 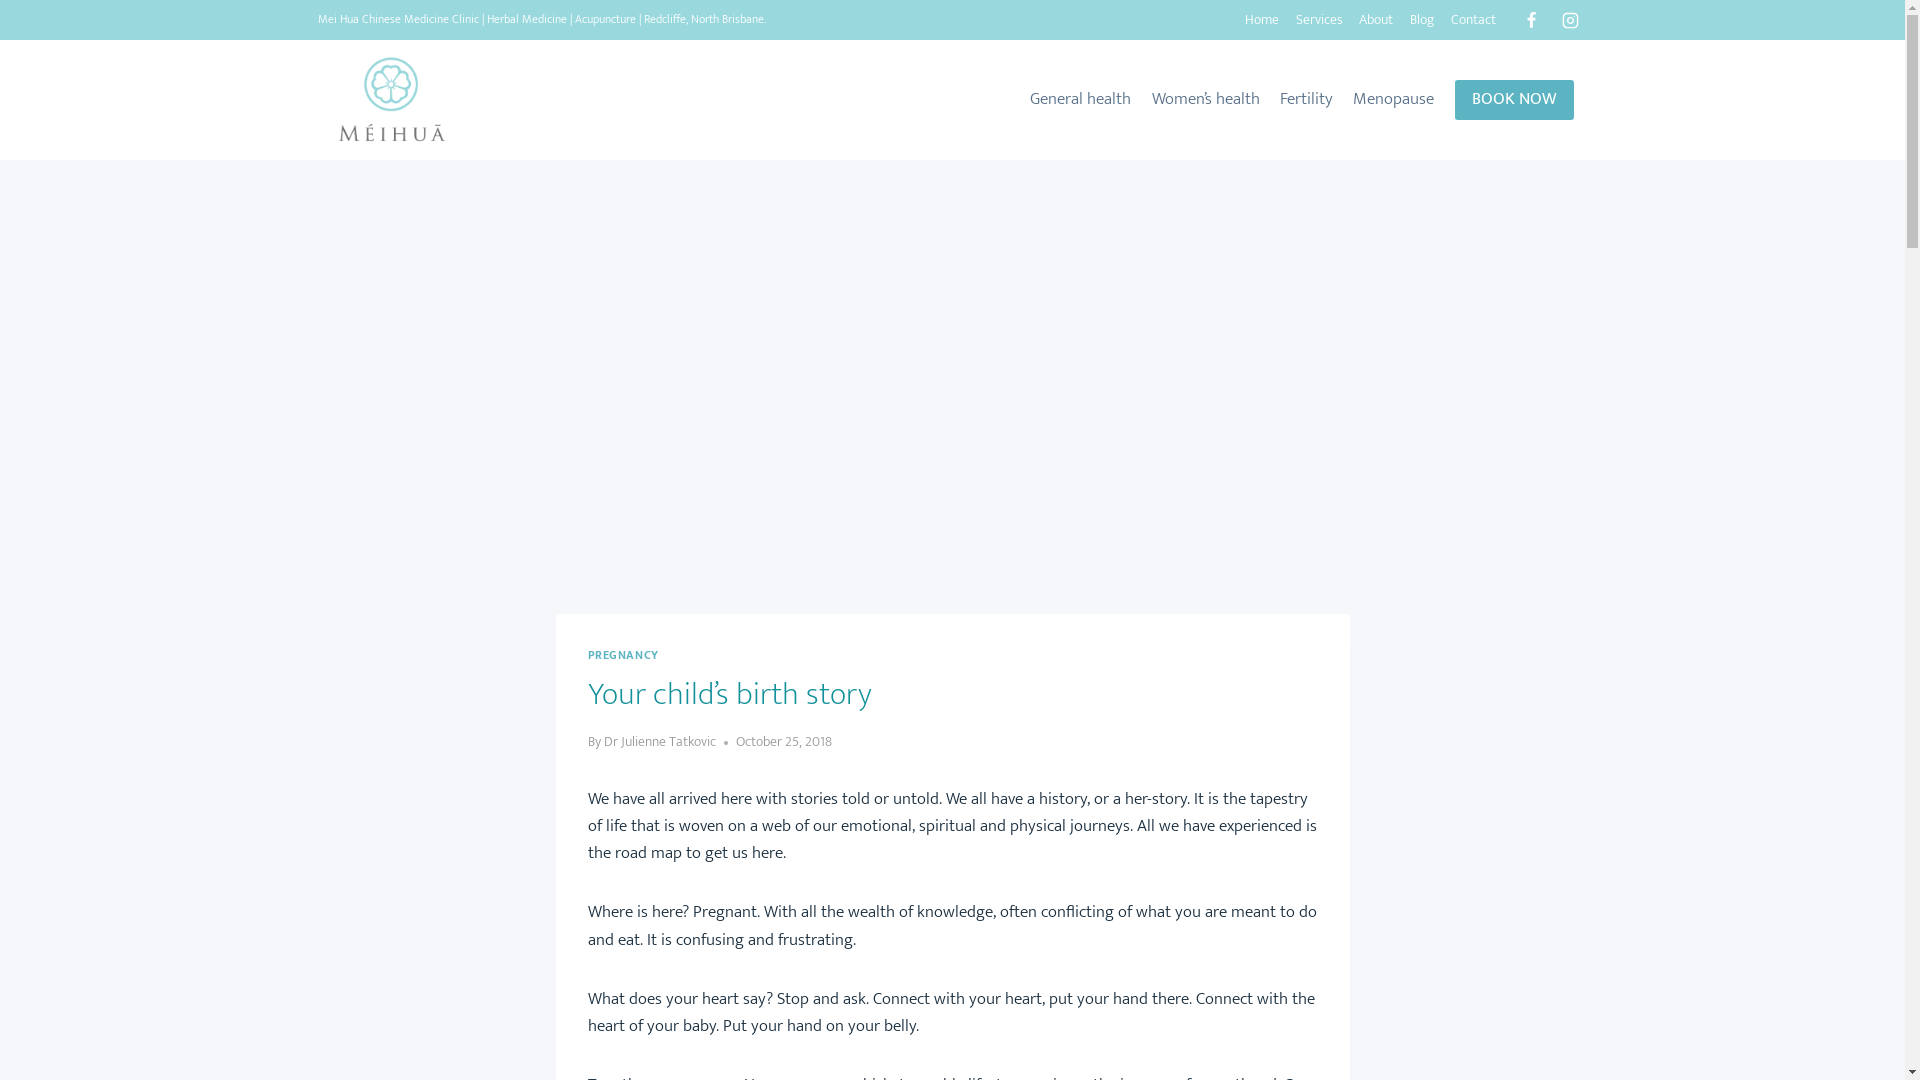 I want to click on 'Fertility', so click(x=1306, y=100).